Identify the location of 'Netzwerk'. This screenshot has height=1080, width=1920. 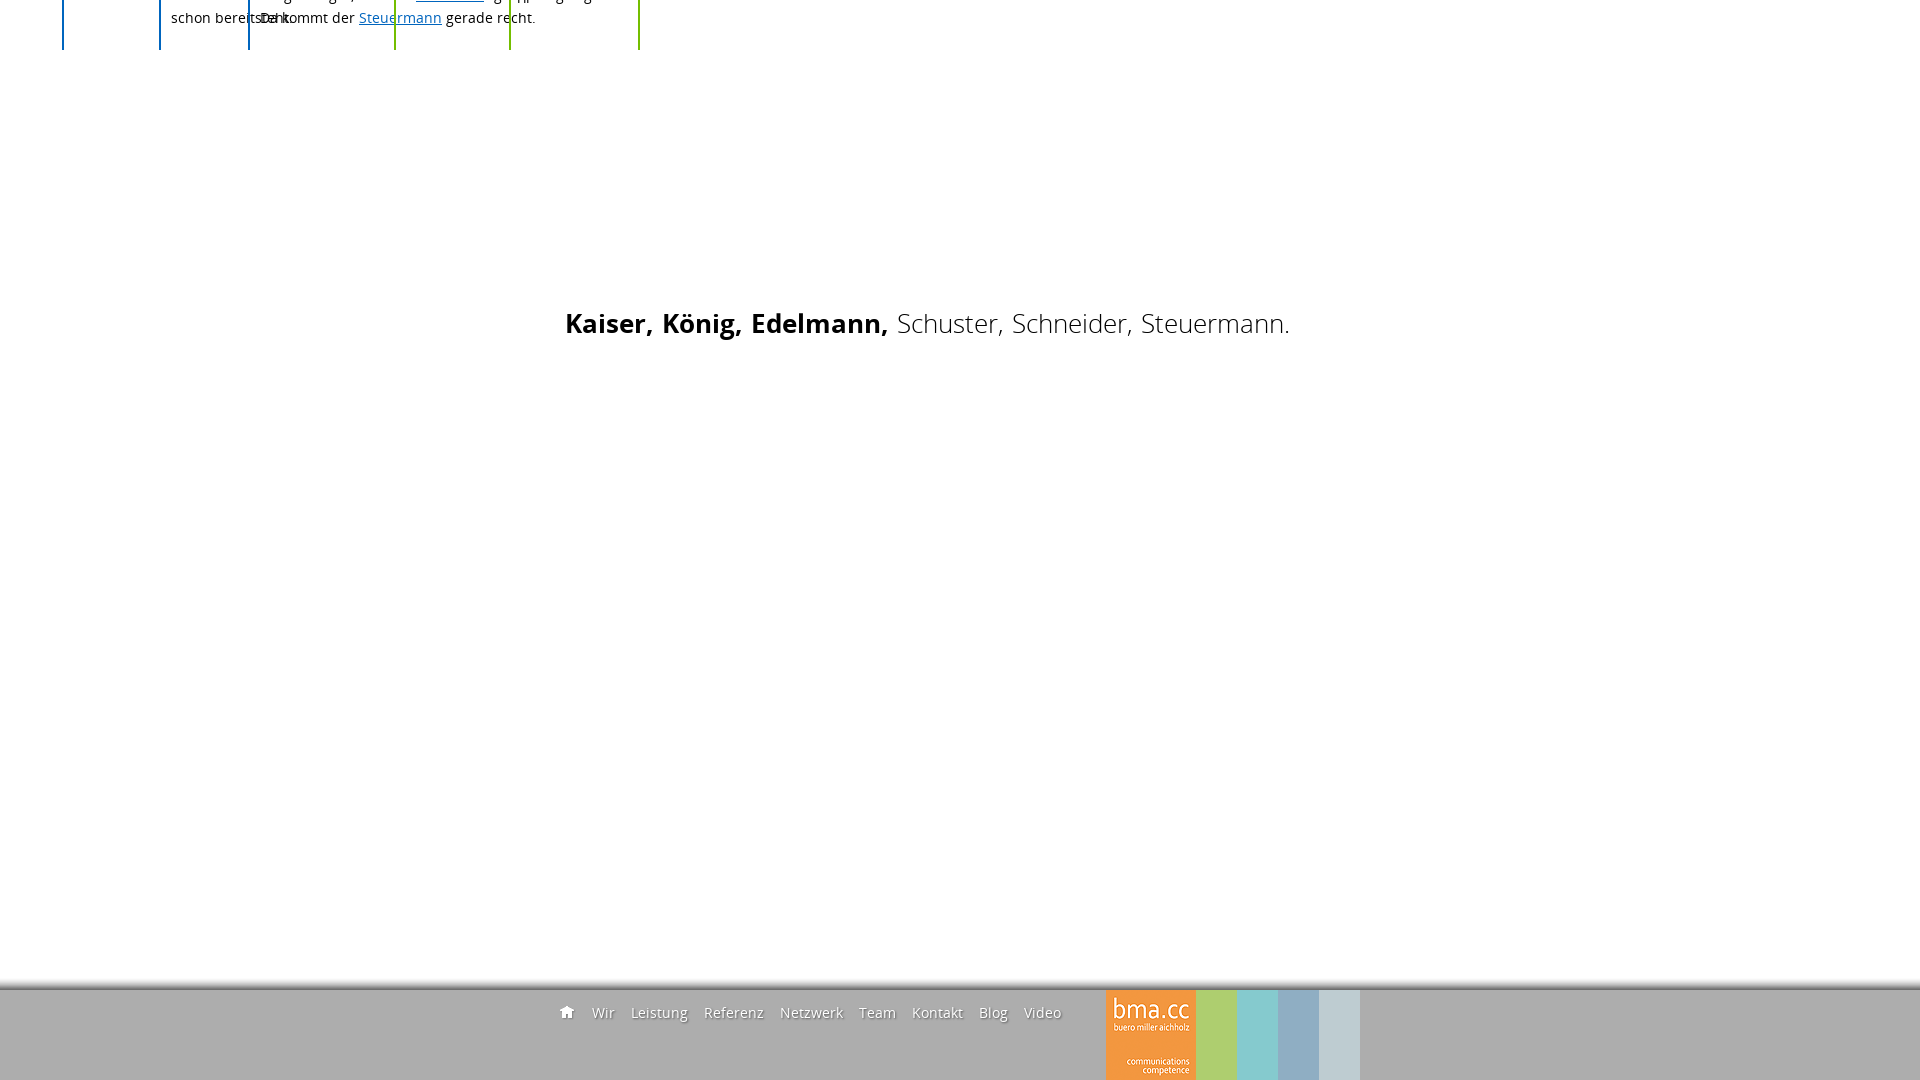
(811, 1012).